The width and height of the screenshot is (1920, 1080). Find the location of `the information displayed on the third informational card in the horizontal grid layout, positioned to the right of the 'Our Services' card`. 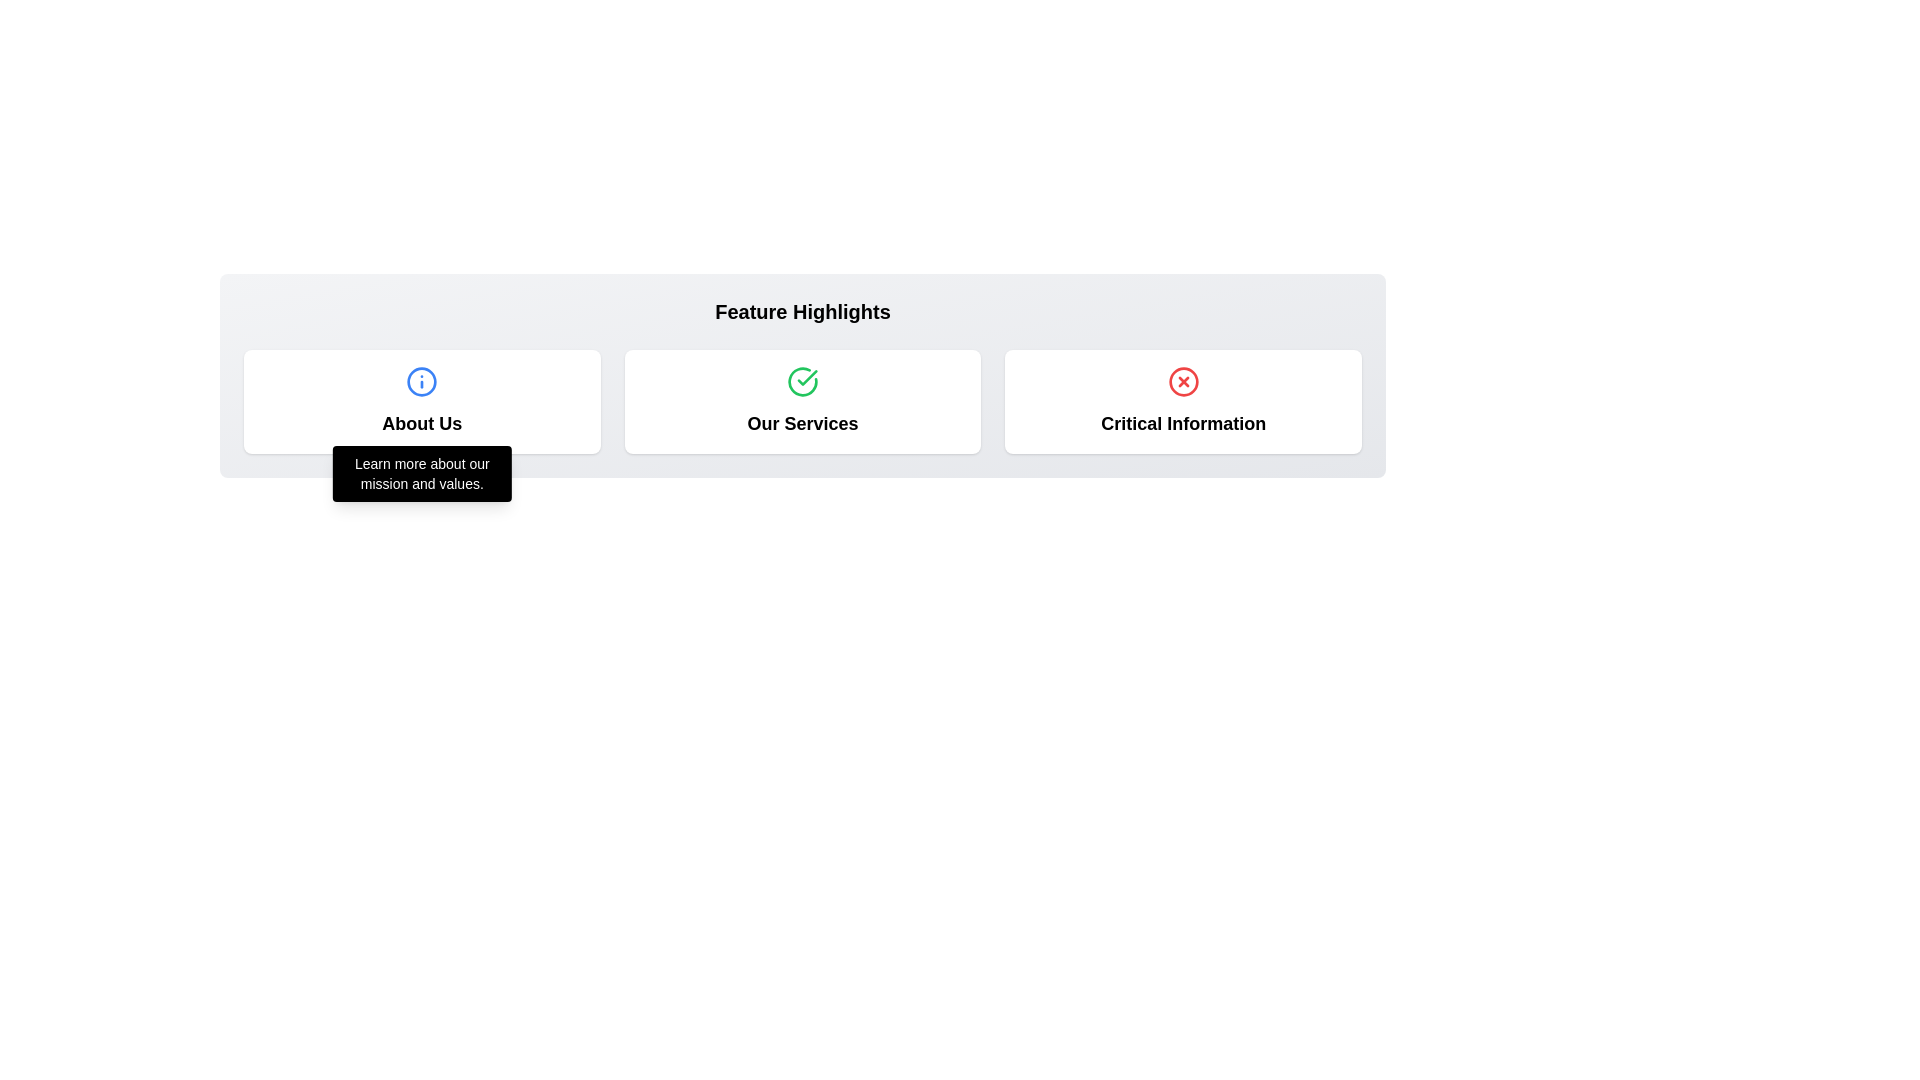

the information displayed on the third informational card in the horizontal grid layout, positioned to the right of the 'Our Services' card is located at coordinates (1183, 401).